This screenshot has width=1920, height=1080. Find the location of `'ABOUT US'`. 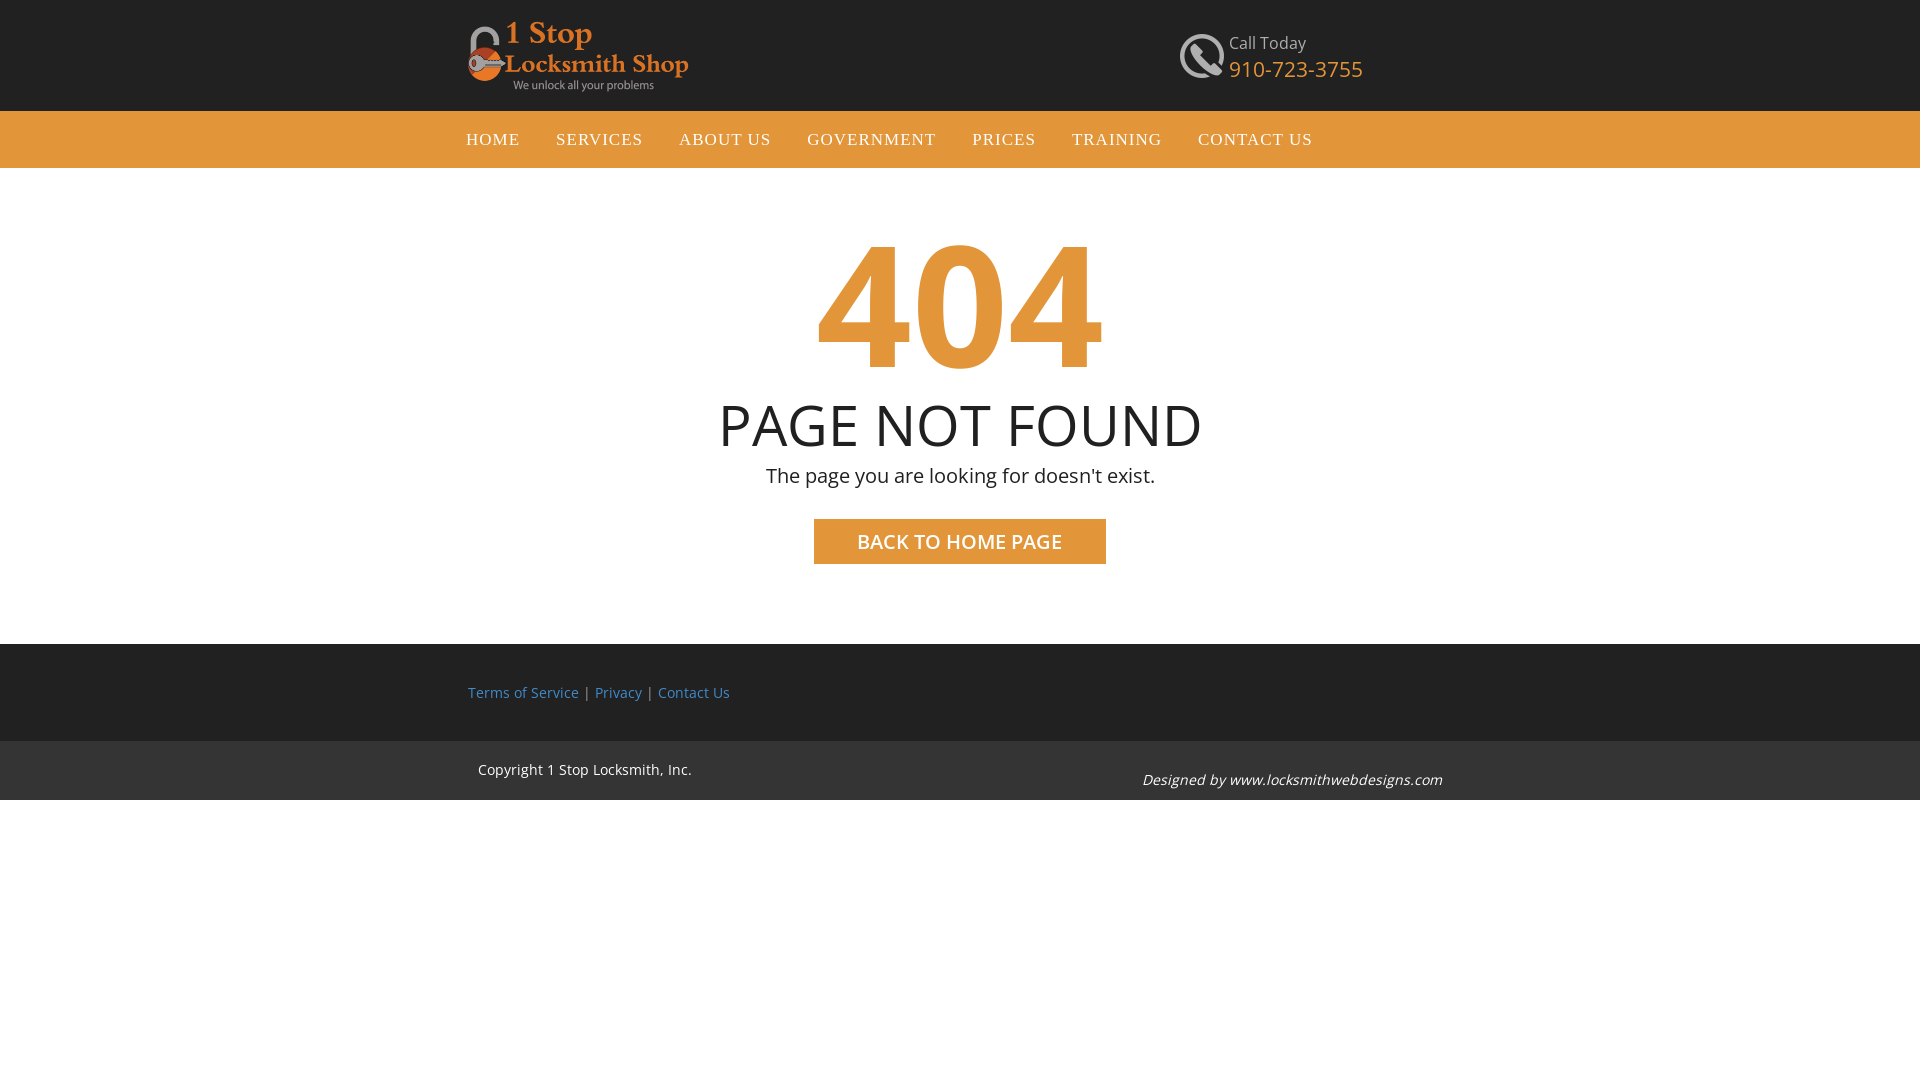

'ABOUT US' is located at coordinates (723, 138).